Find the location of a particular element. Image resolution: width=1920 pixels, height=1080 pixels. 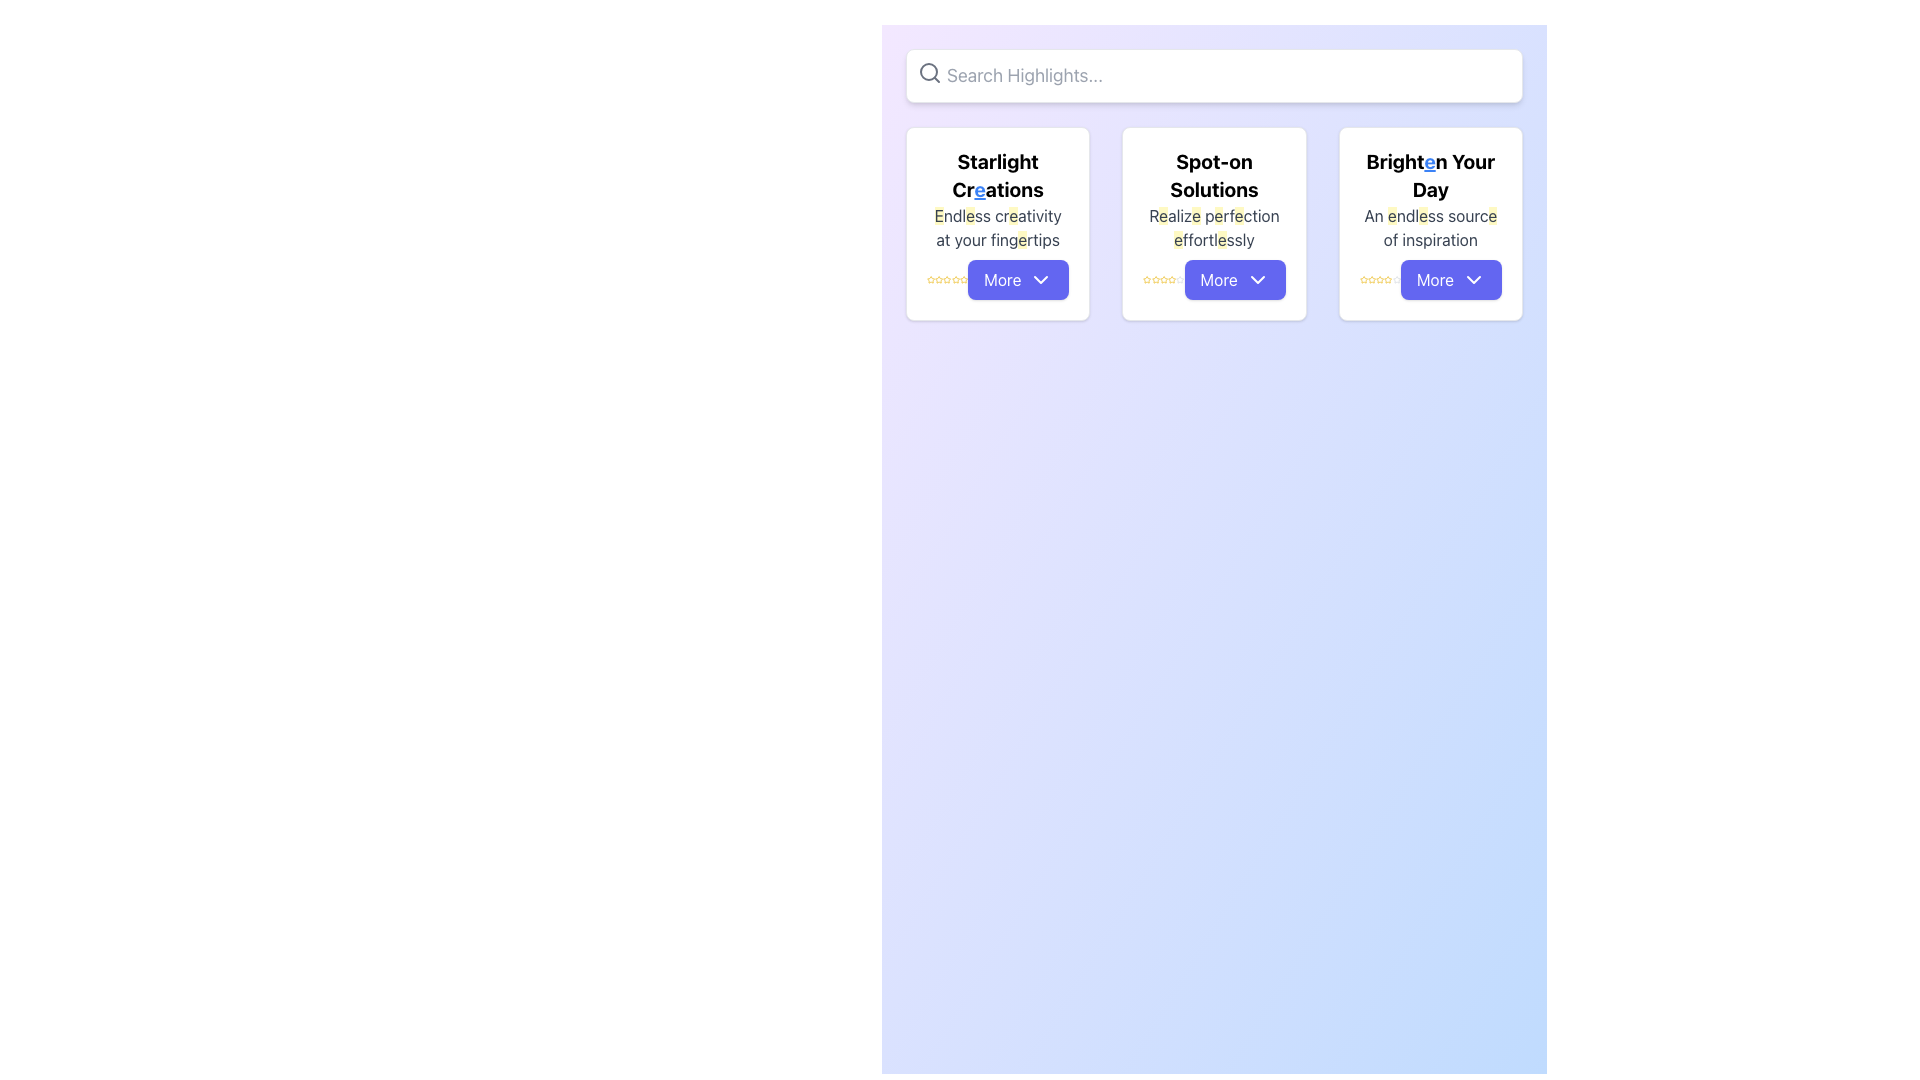

the letter 'e' in the text 'Realize perfection effortlessly' located in the middle card labeled 'Spot-on Solutions.' is located at coordinates (1217, 216).